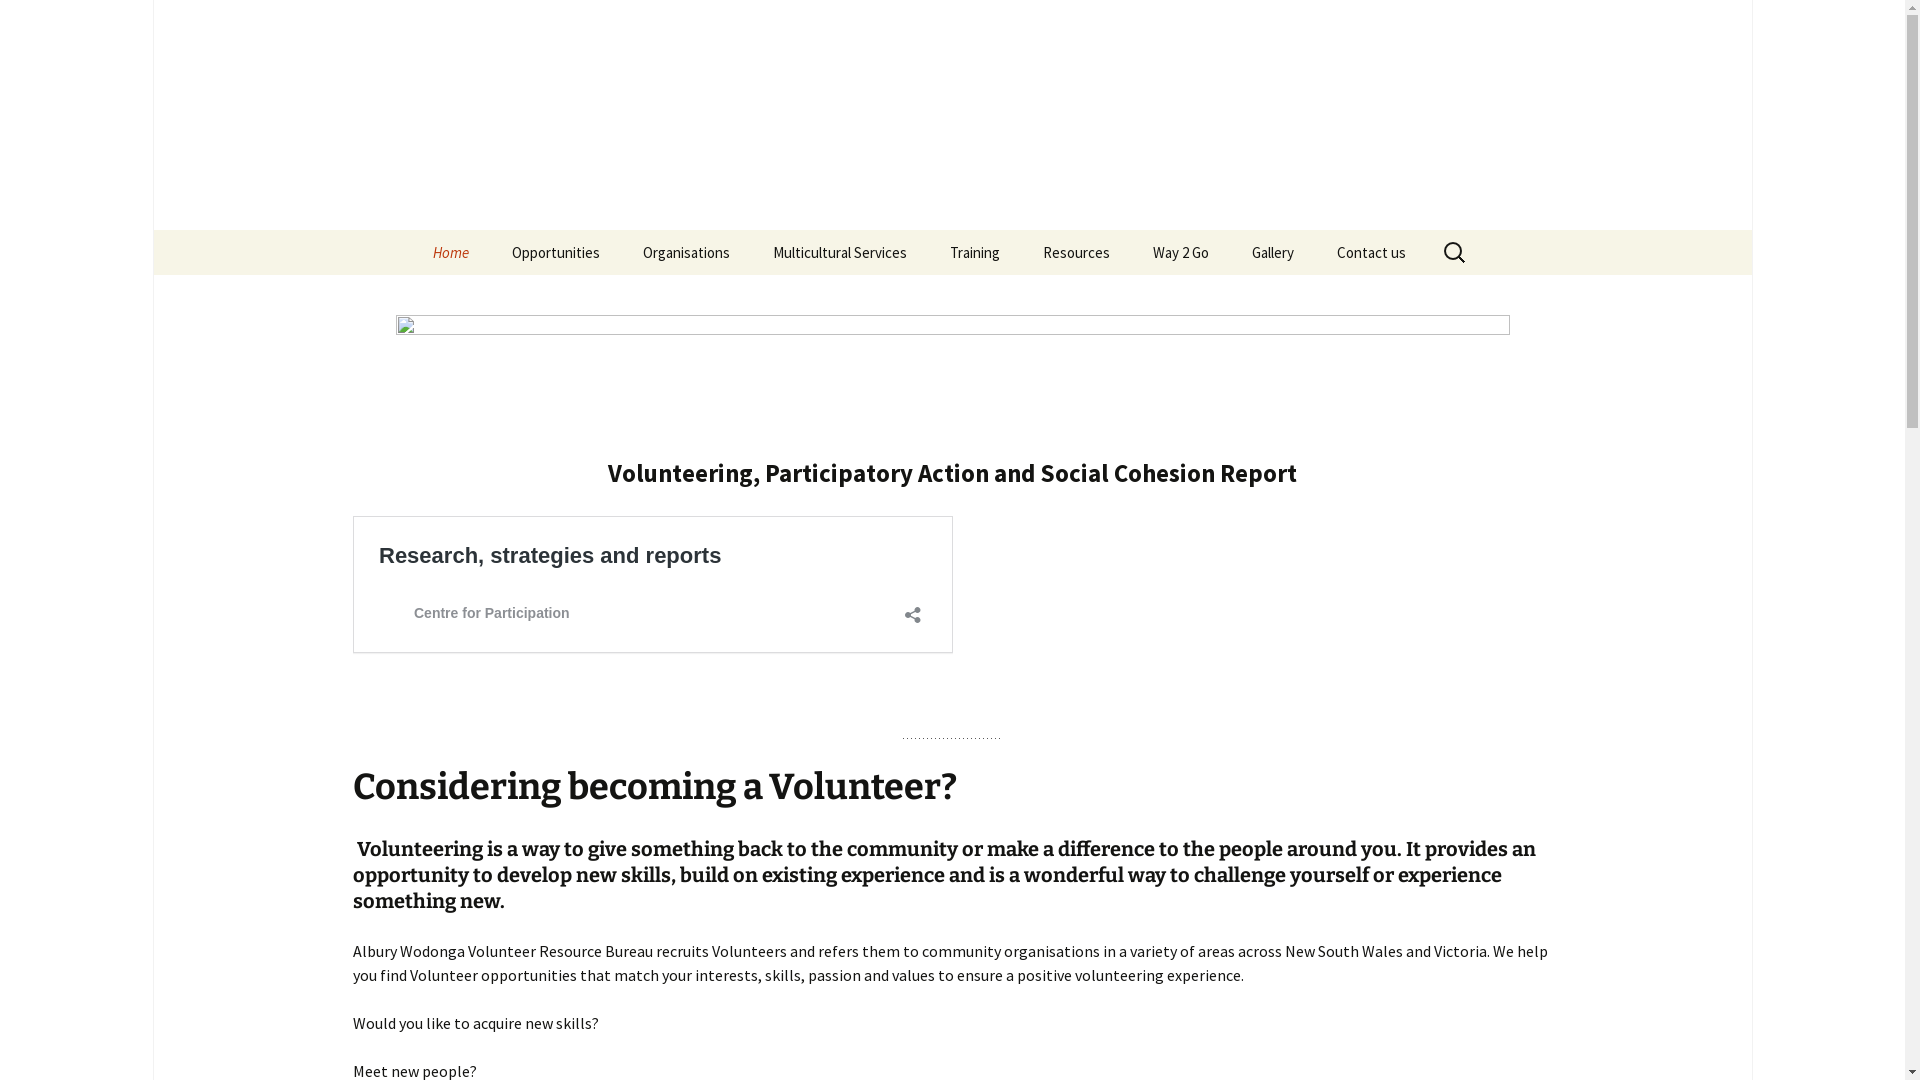 This screenshot has height=1080, width=1920. I want to click on 'About us', so click(512, 297).